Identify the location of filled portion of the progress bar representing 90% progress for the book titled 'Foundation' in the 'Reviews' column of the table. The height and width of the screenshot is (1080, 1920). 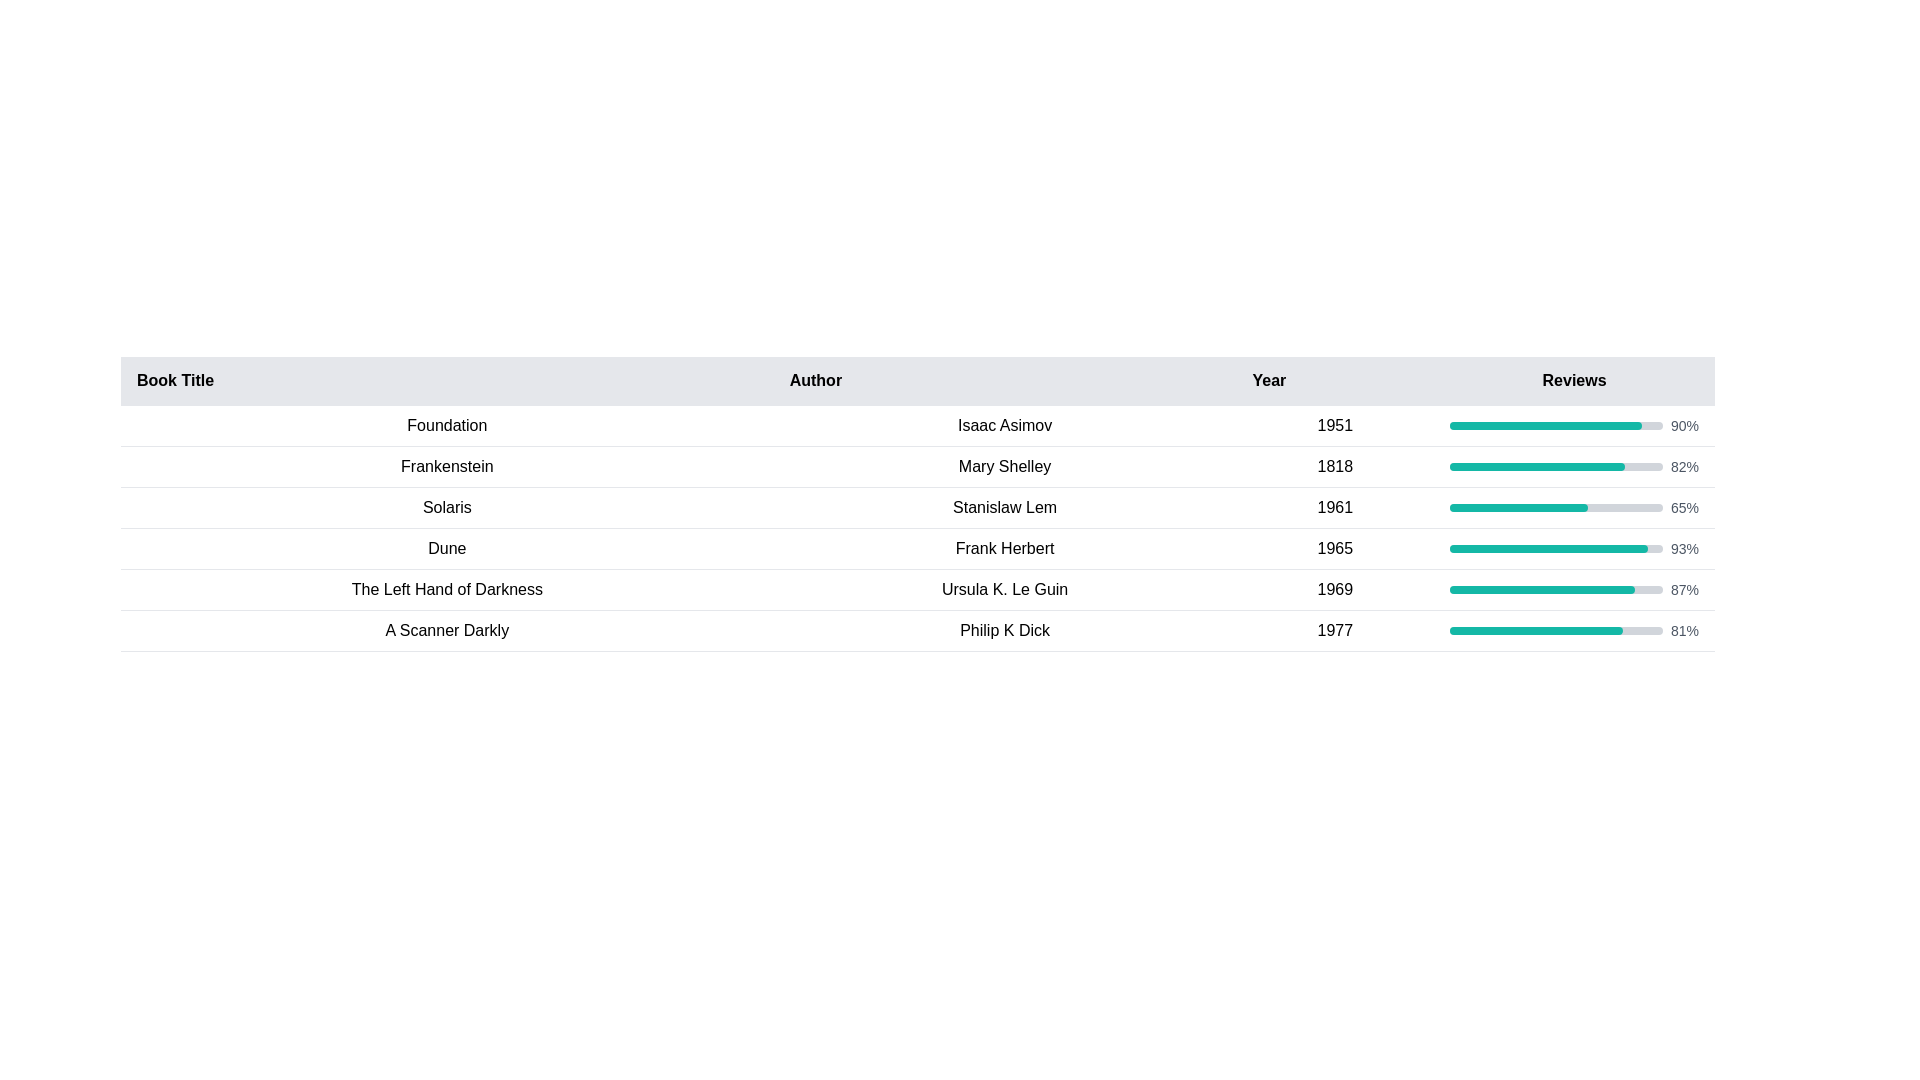
(1544, 424).